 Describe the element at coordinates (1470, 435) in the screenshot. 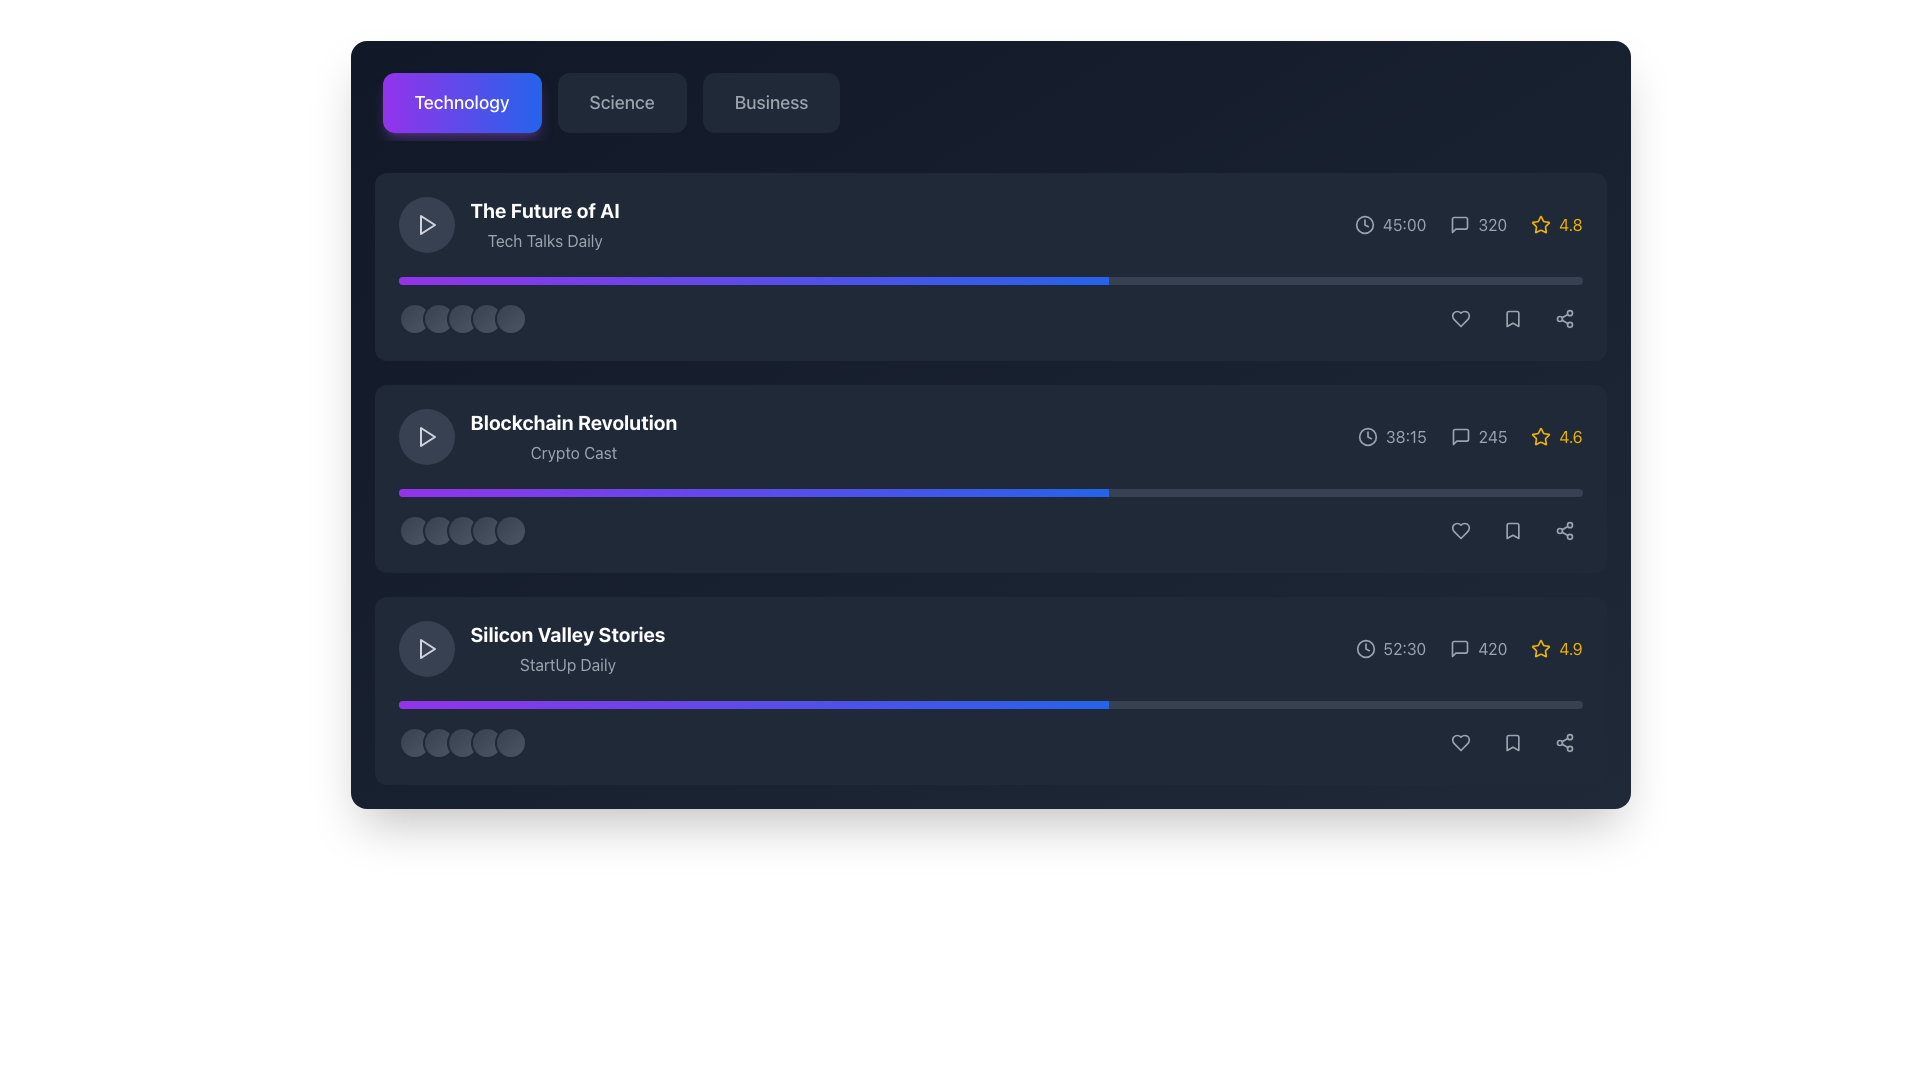

I see `the values displayed in the label group with icons summarizing statistics for the 'Blockchain Revolution' entry, located at the bottom right corner of the entry` at that location.